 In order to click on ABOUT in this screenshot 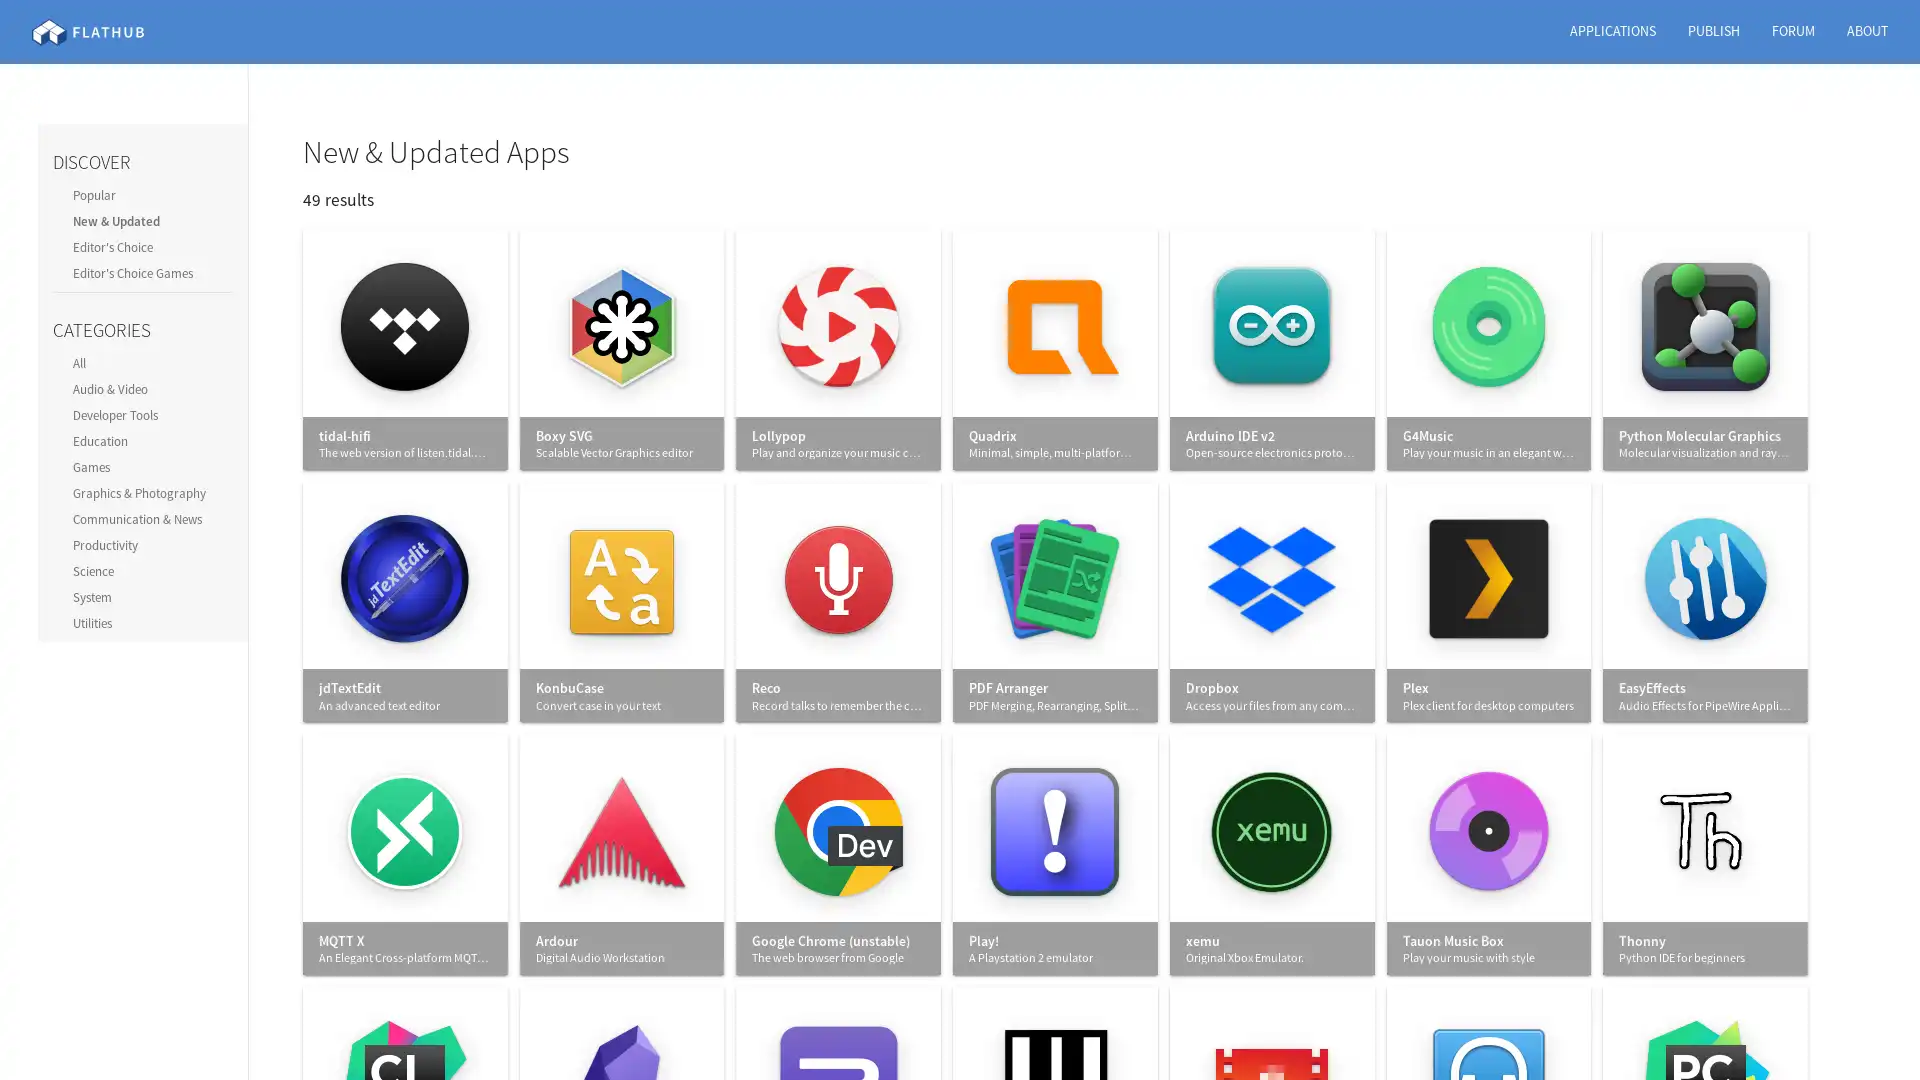, I will do `click(1866, 31)`.